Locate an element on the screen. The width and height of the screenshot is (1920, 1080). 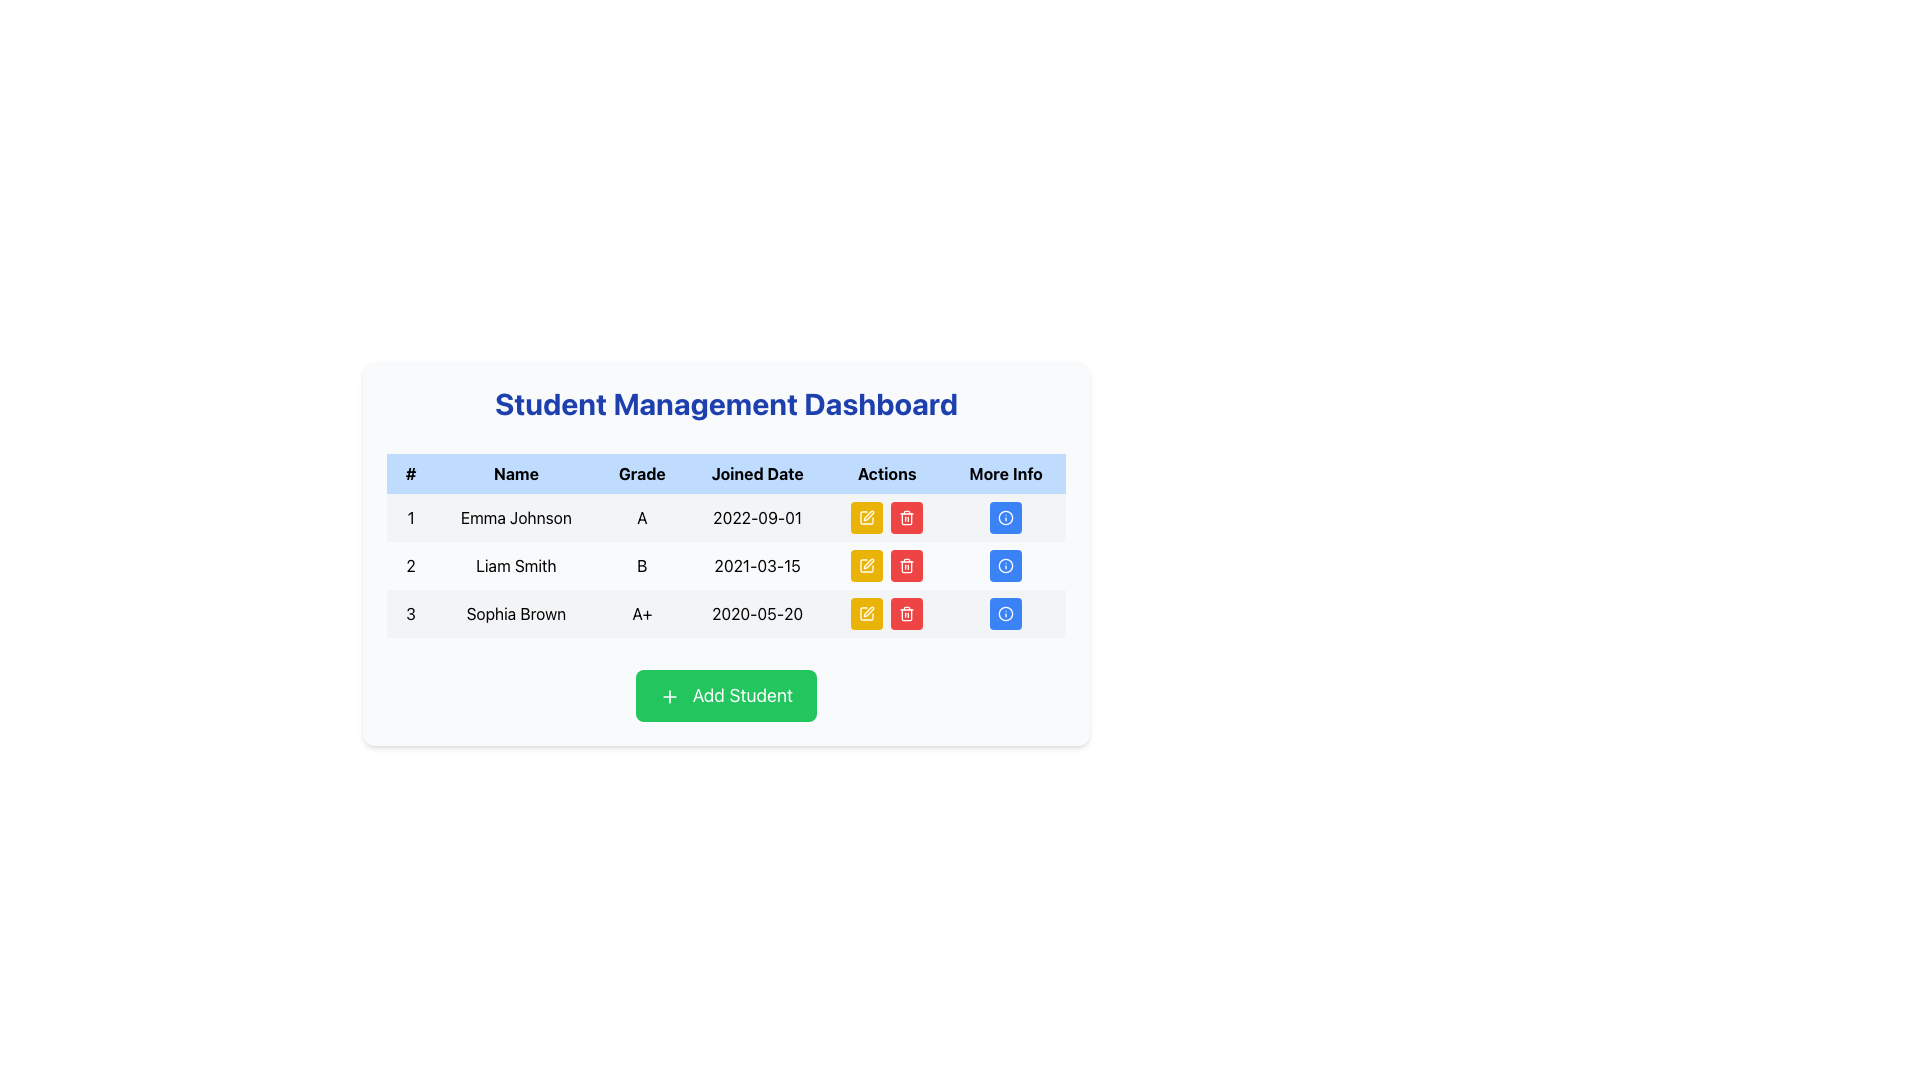
text displayed by the element representing the name 'Liam Smith', which is located in the second row of the data table, specifically in the 'Name' column is located at coordinates (516, 566).